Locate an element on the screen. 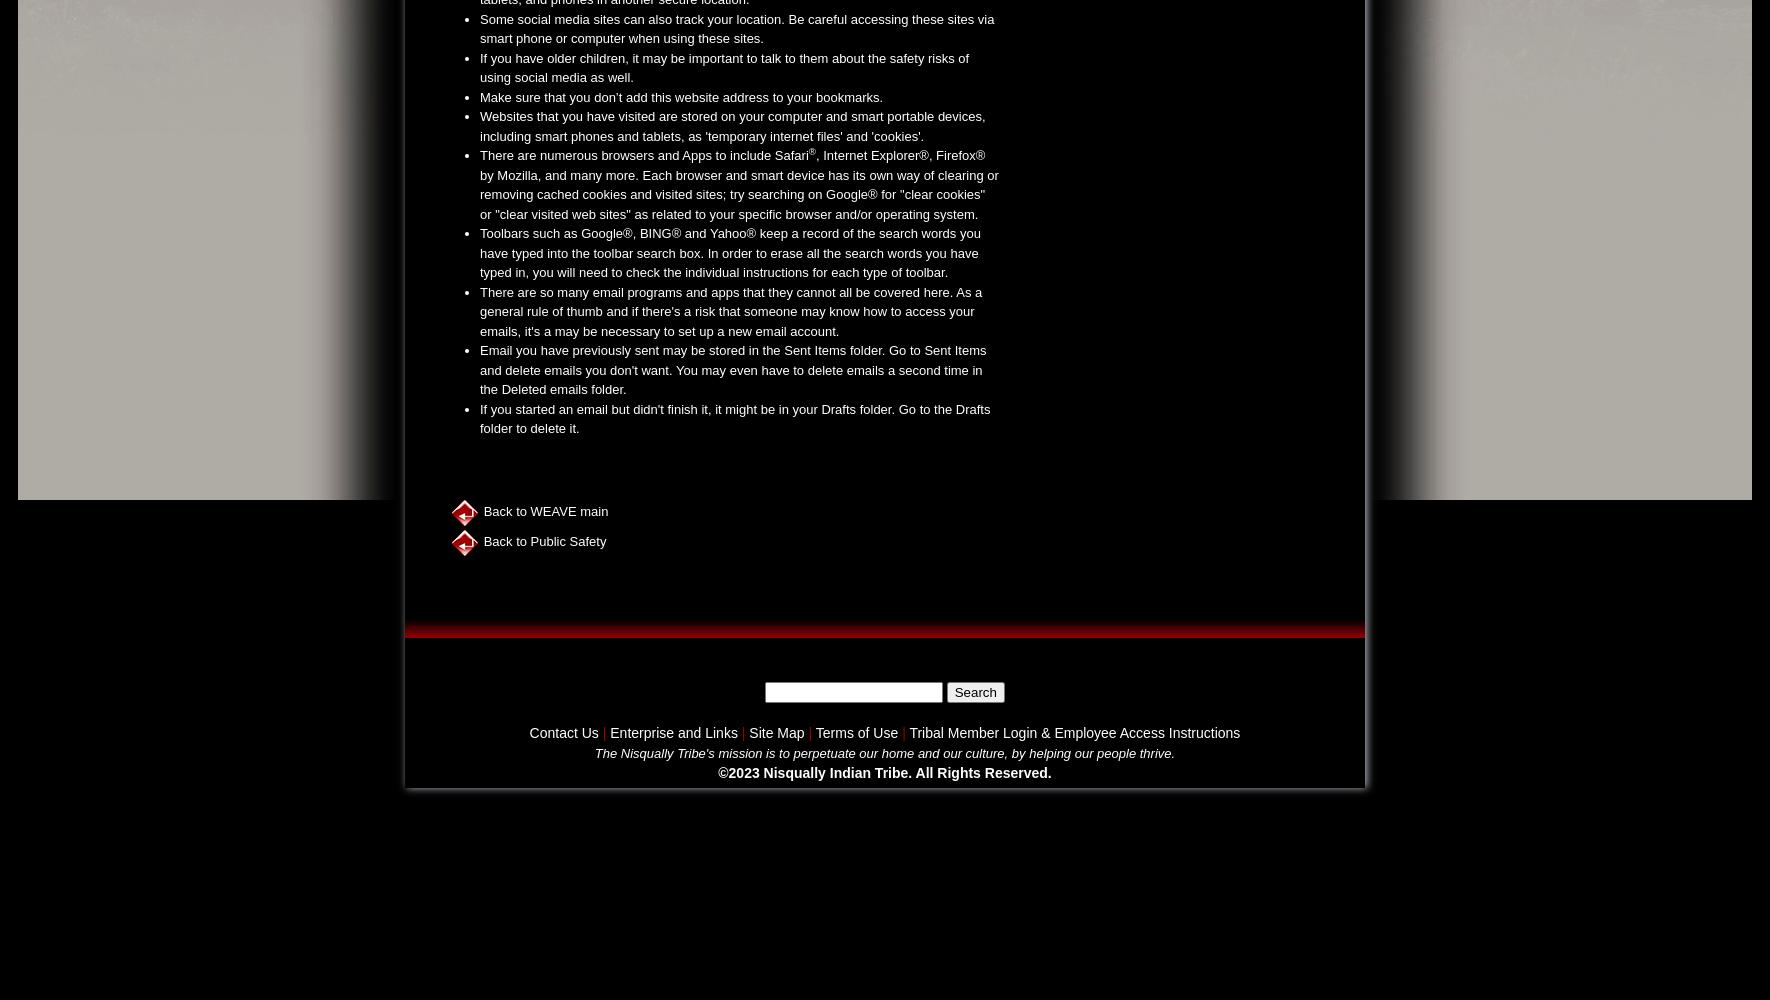 Image resolution: width=1770 pixels, height=1000 pixels. '©2023 Nisqually Indian Tribe. All Rights Reserved.' is located at coordinates (884, 773).